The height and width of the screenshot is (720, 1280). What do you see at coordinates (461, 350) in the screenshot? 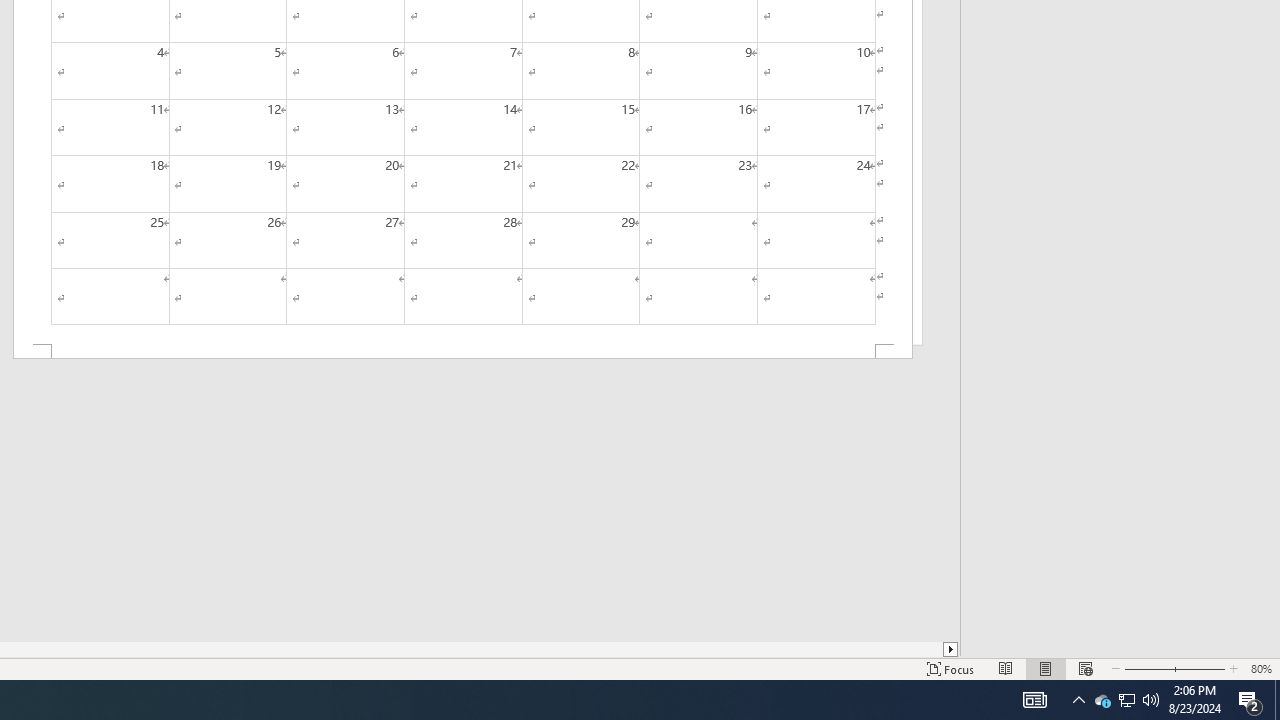
I see `'Footer -Section 2-'` at bounding box center [461, 350].